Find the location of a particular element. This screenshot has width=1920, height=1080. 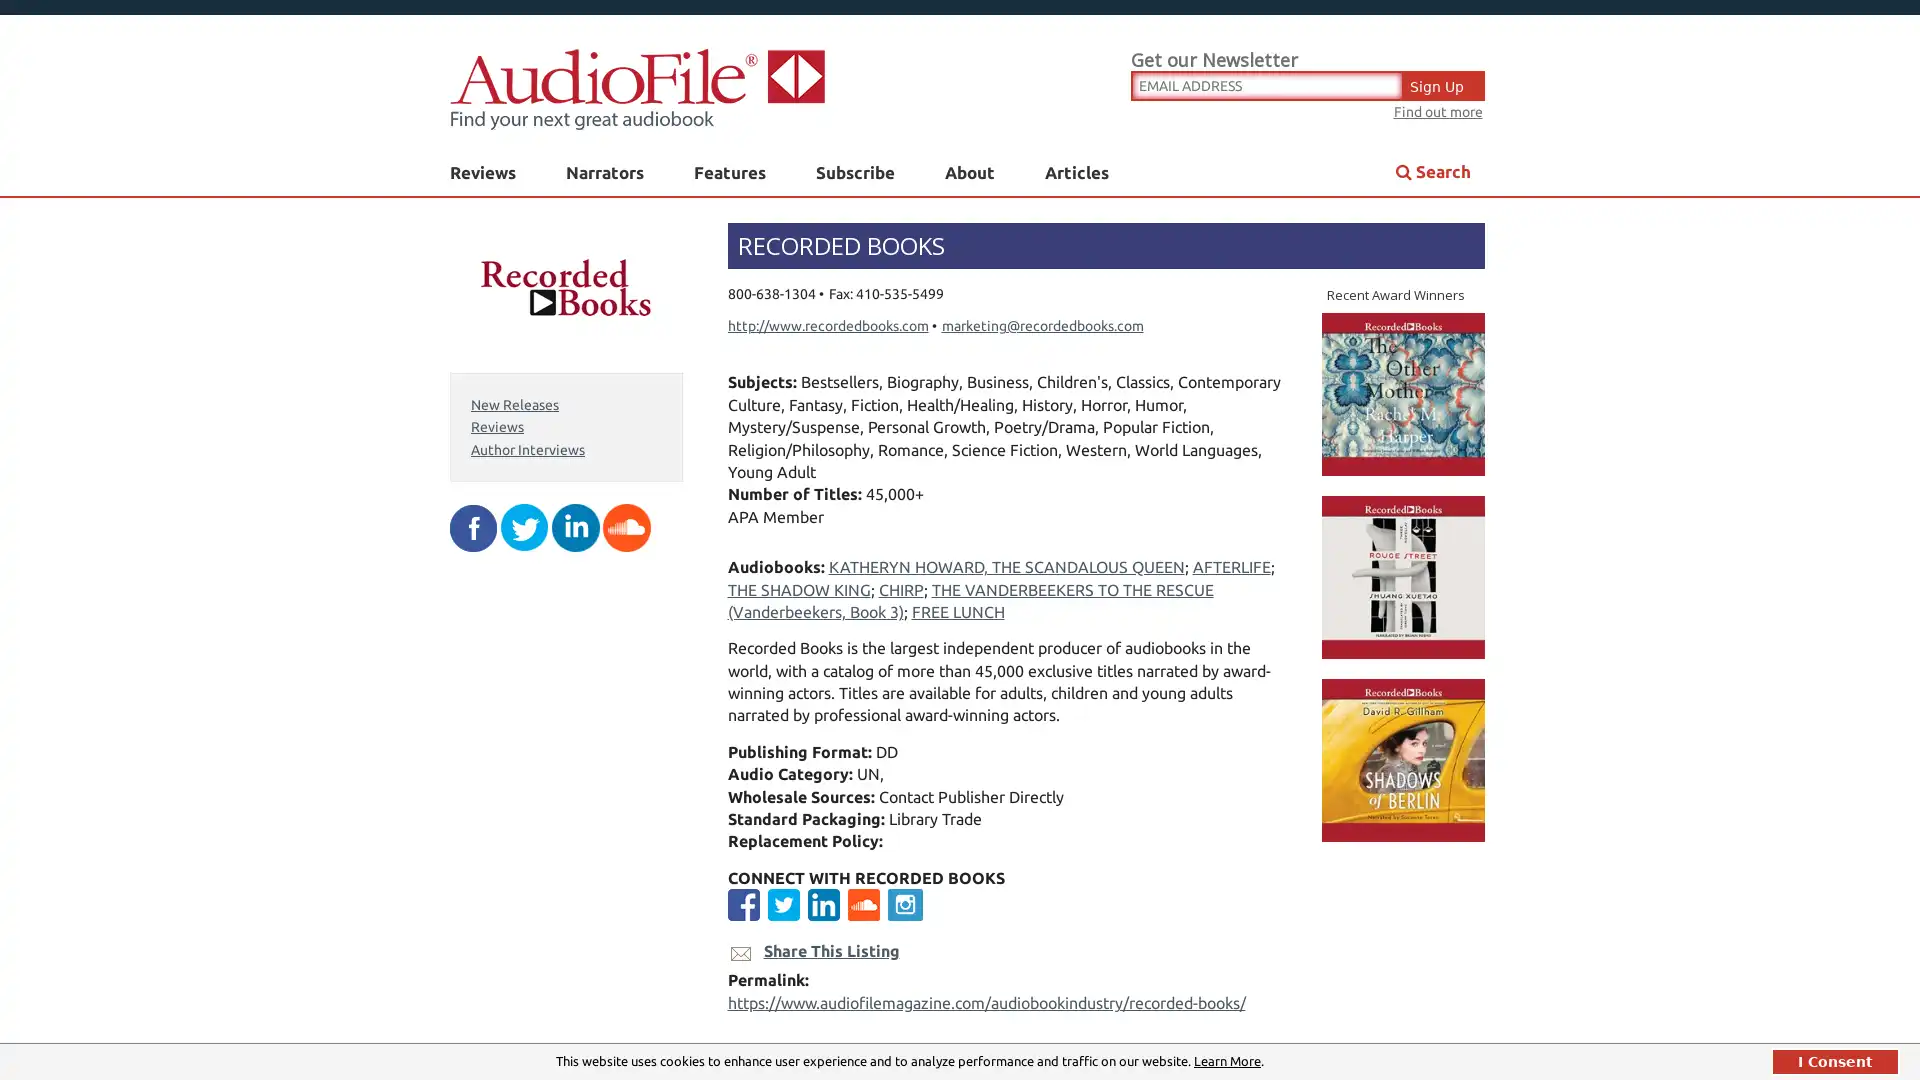

I Consent is located at coordinates (1835, 1060).